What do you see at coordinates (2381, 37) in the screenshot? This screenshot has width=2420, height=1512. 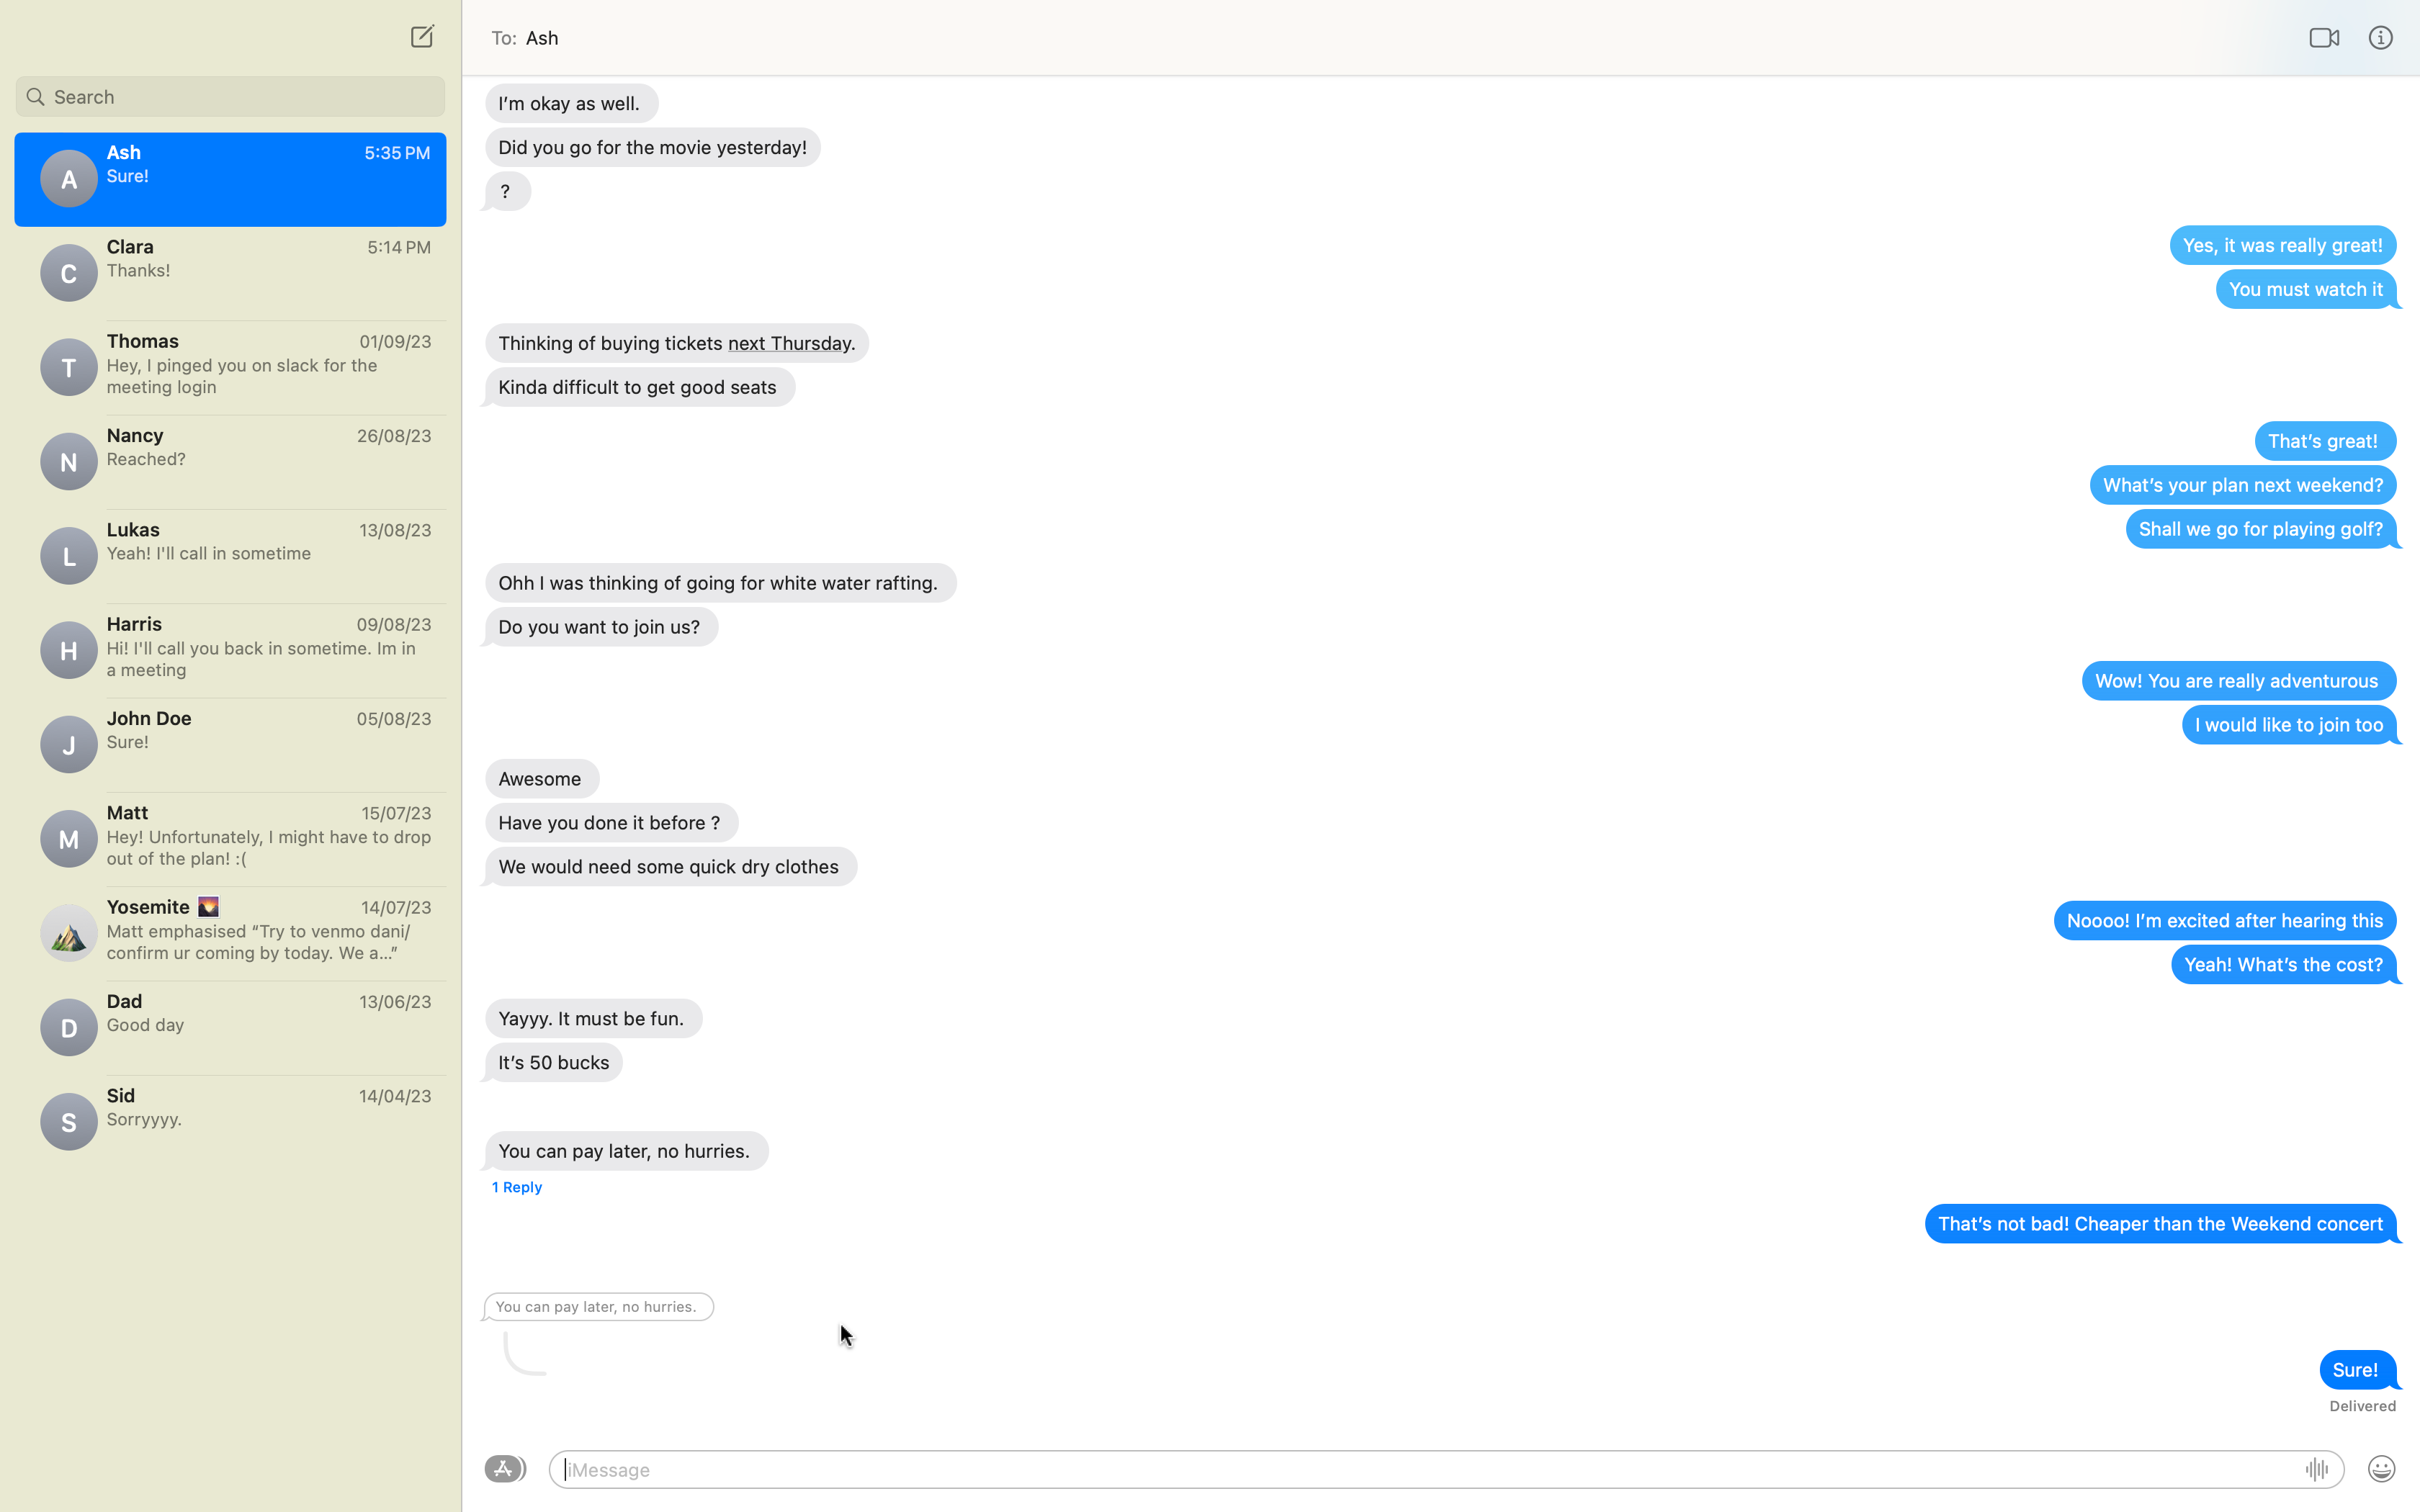 I see `information tab` at bounding box center [2381, 37].